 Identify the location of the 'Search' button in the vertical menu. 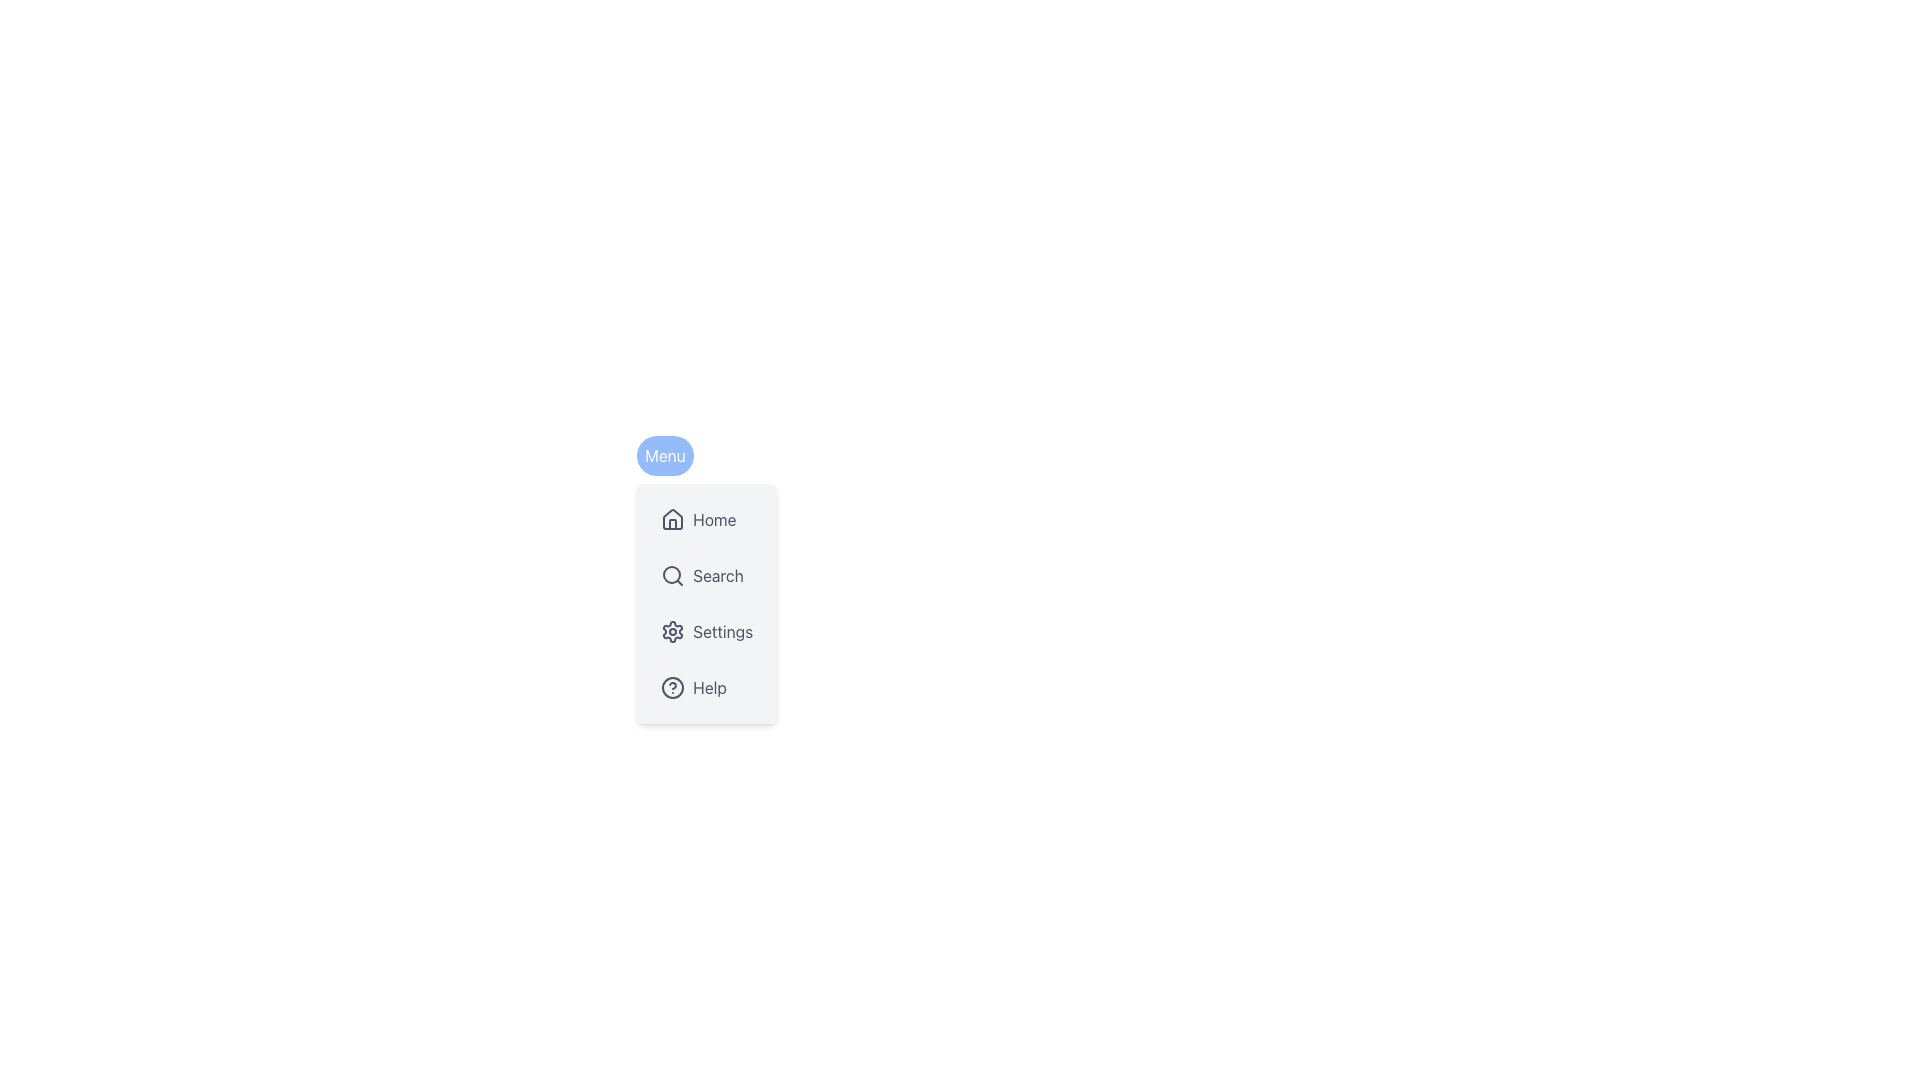
(707, 575).